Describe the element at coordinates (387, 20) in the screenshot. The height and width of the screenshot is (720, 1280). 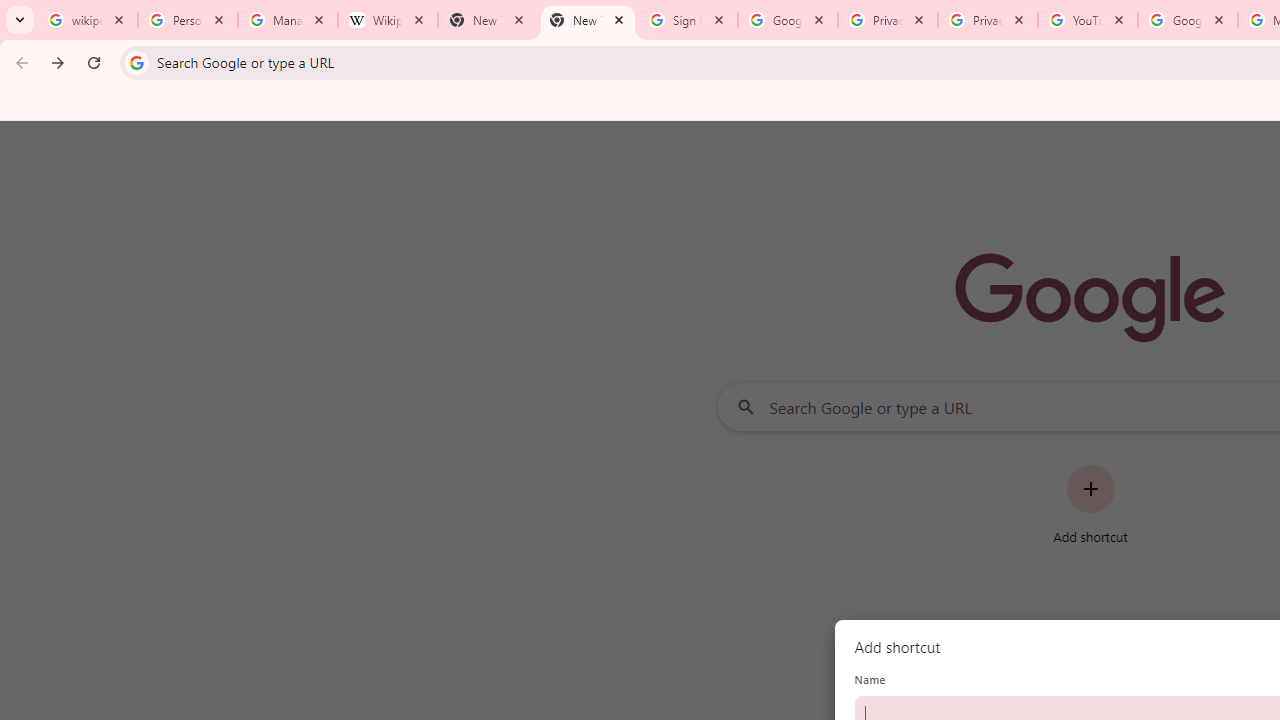
I see `'Wikipedia:Edit requests - Wikipedia'` at that location.